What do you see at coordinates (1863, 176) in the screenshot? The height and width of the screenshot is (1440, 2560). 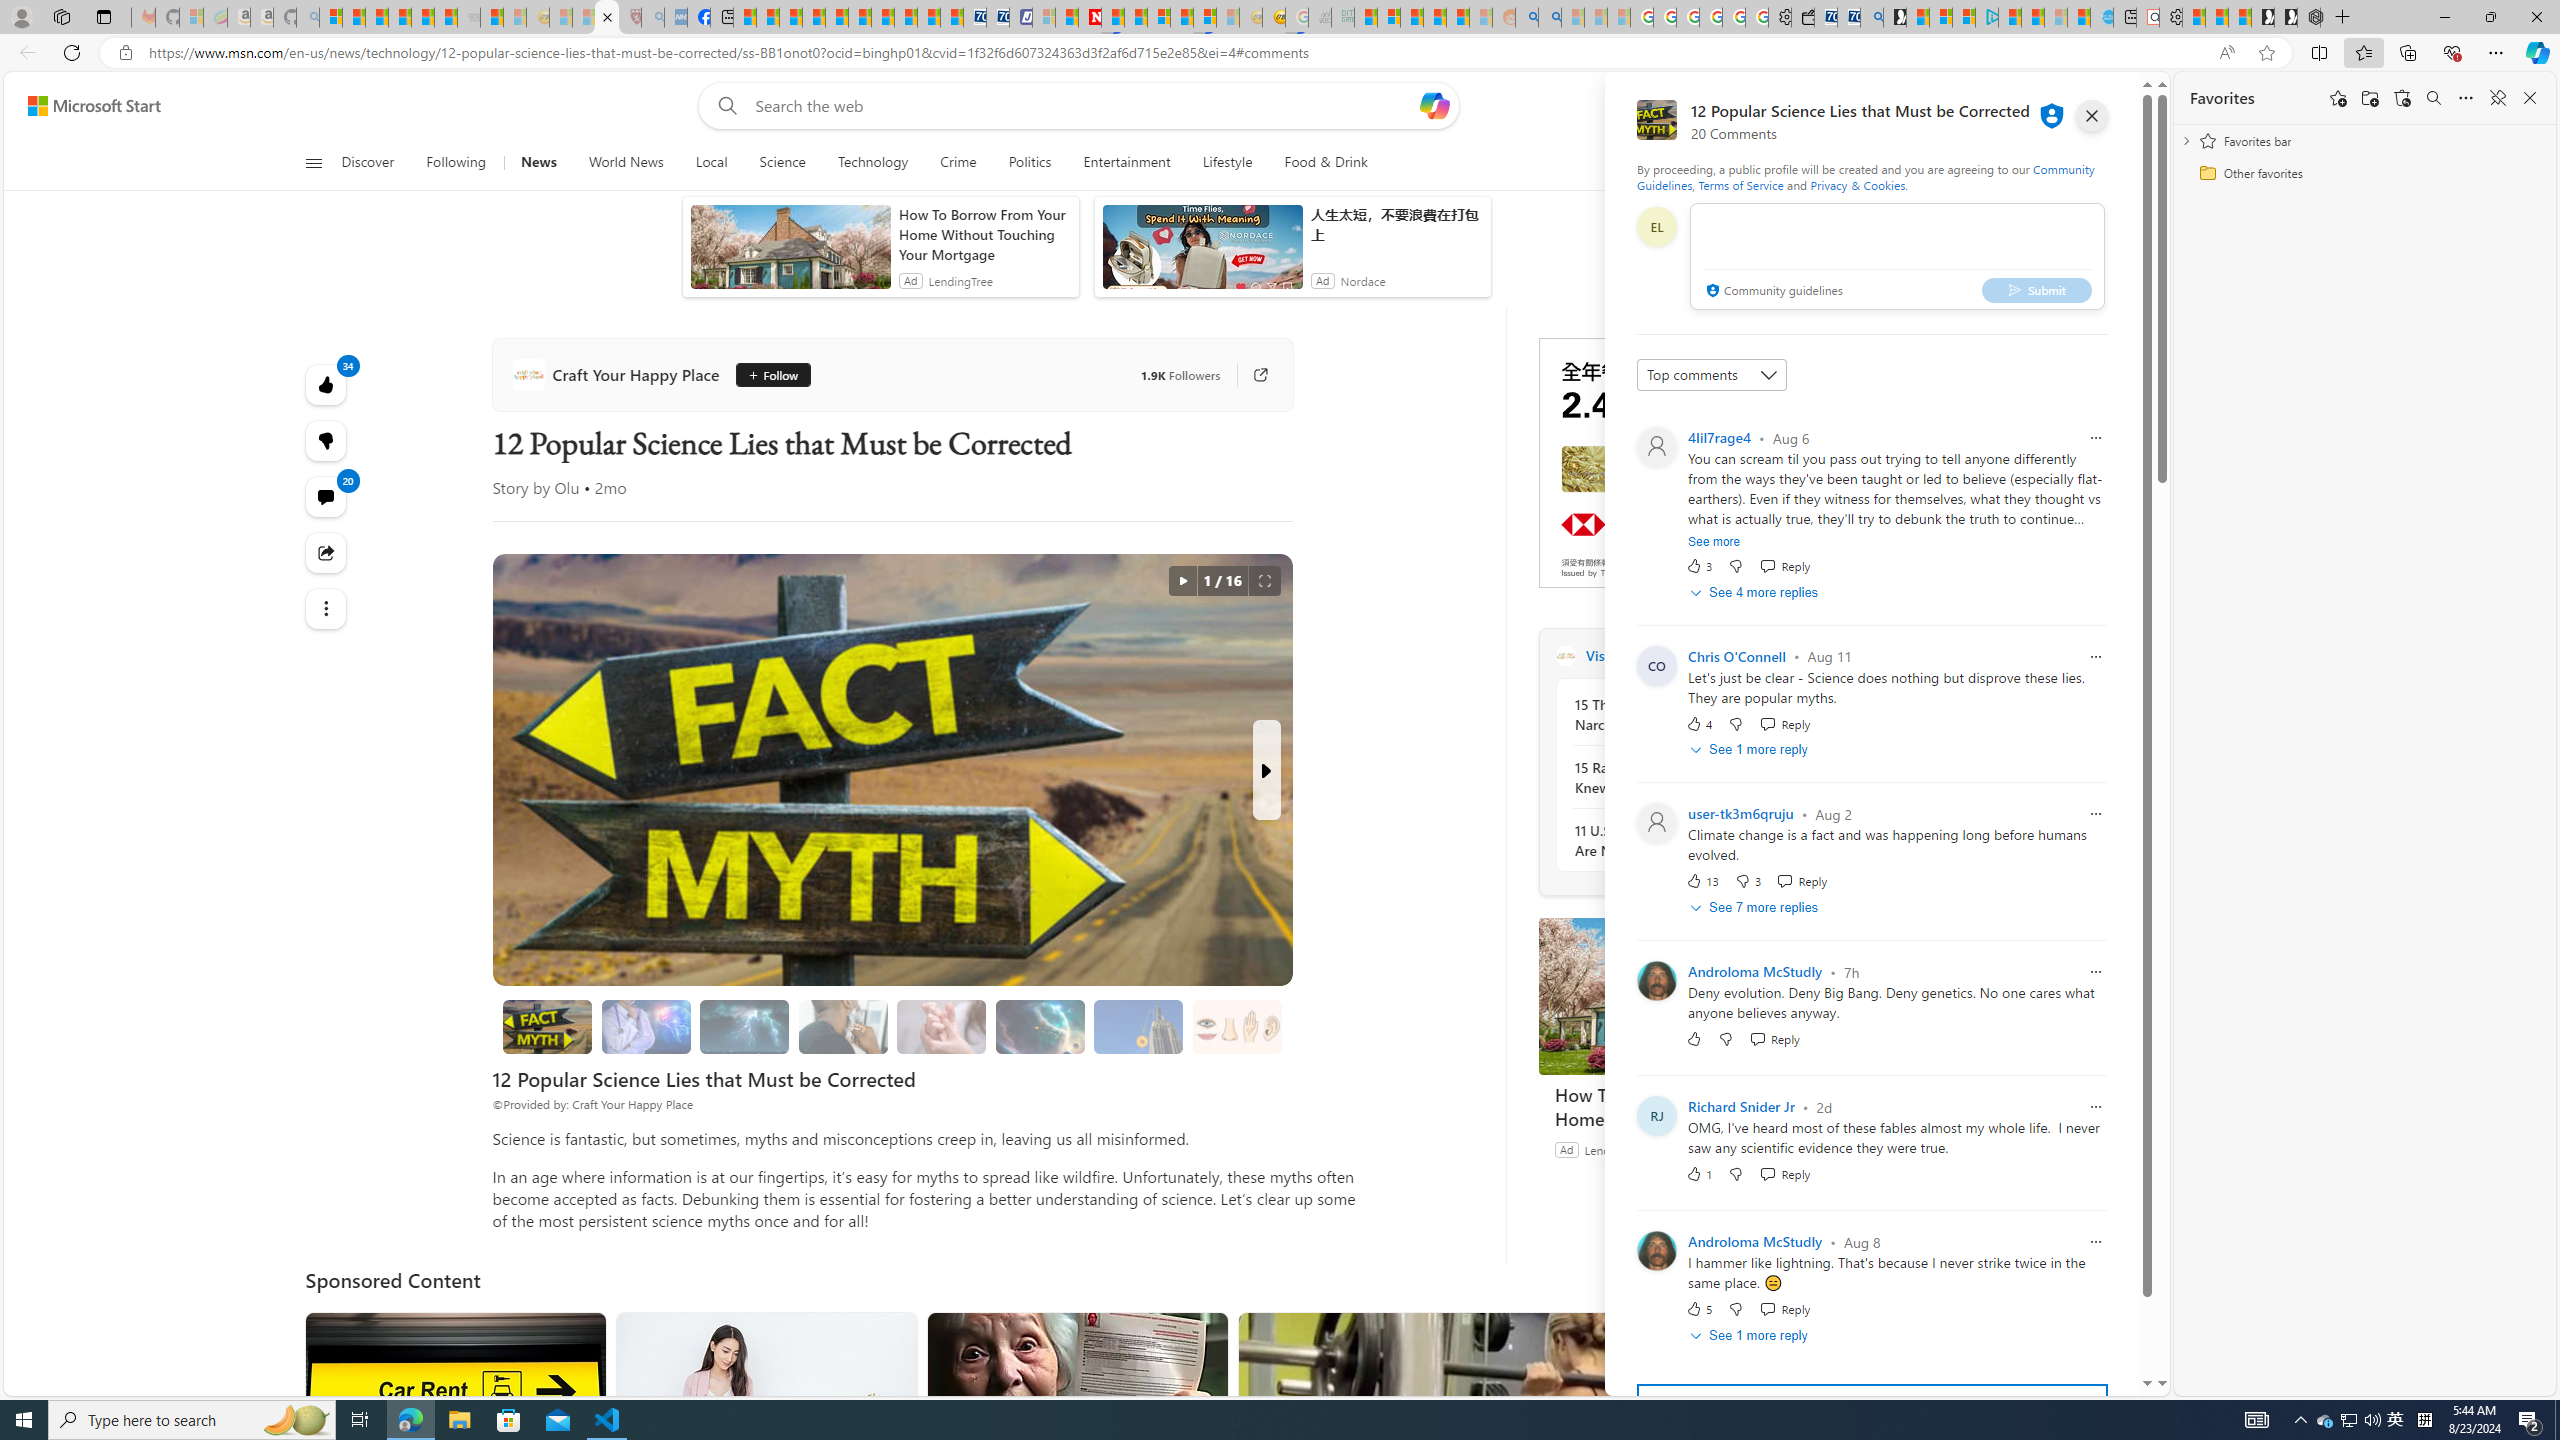 I see `'Community Guidelines'` at bounding box center [1863, 176].